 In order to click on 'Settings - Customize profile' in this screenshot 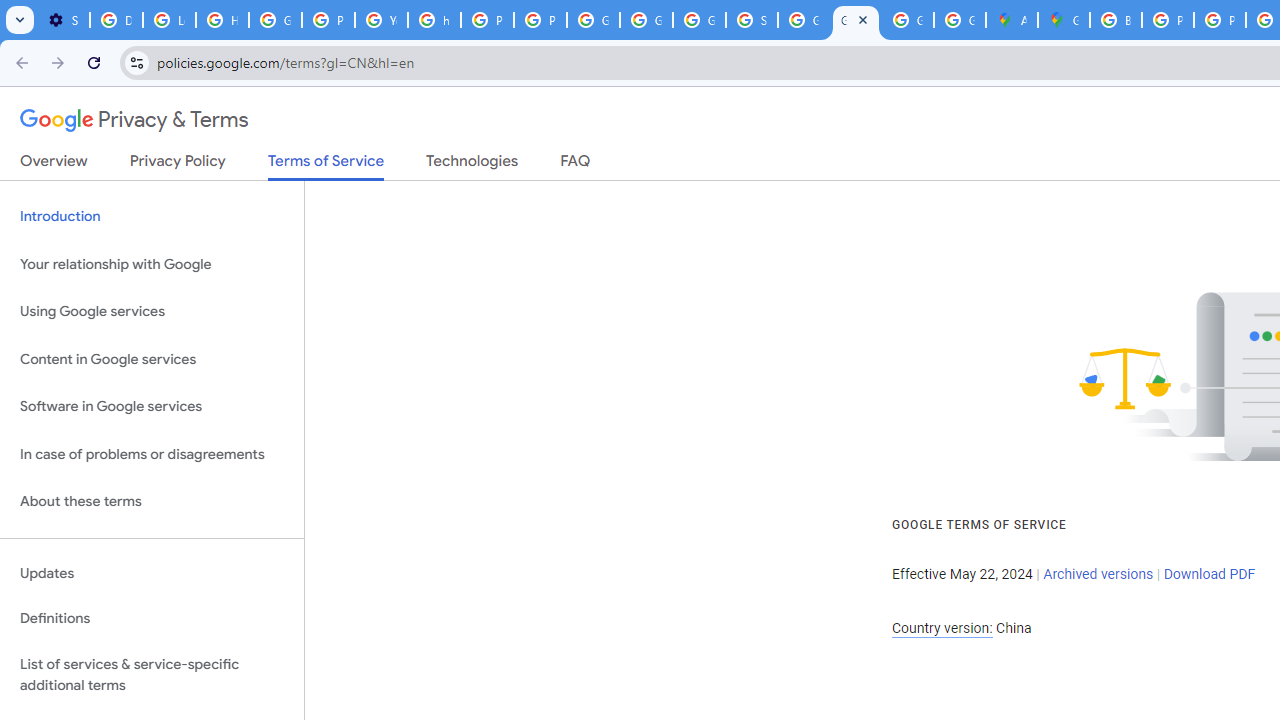, I will do `click(63, 20)`.